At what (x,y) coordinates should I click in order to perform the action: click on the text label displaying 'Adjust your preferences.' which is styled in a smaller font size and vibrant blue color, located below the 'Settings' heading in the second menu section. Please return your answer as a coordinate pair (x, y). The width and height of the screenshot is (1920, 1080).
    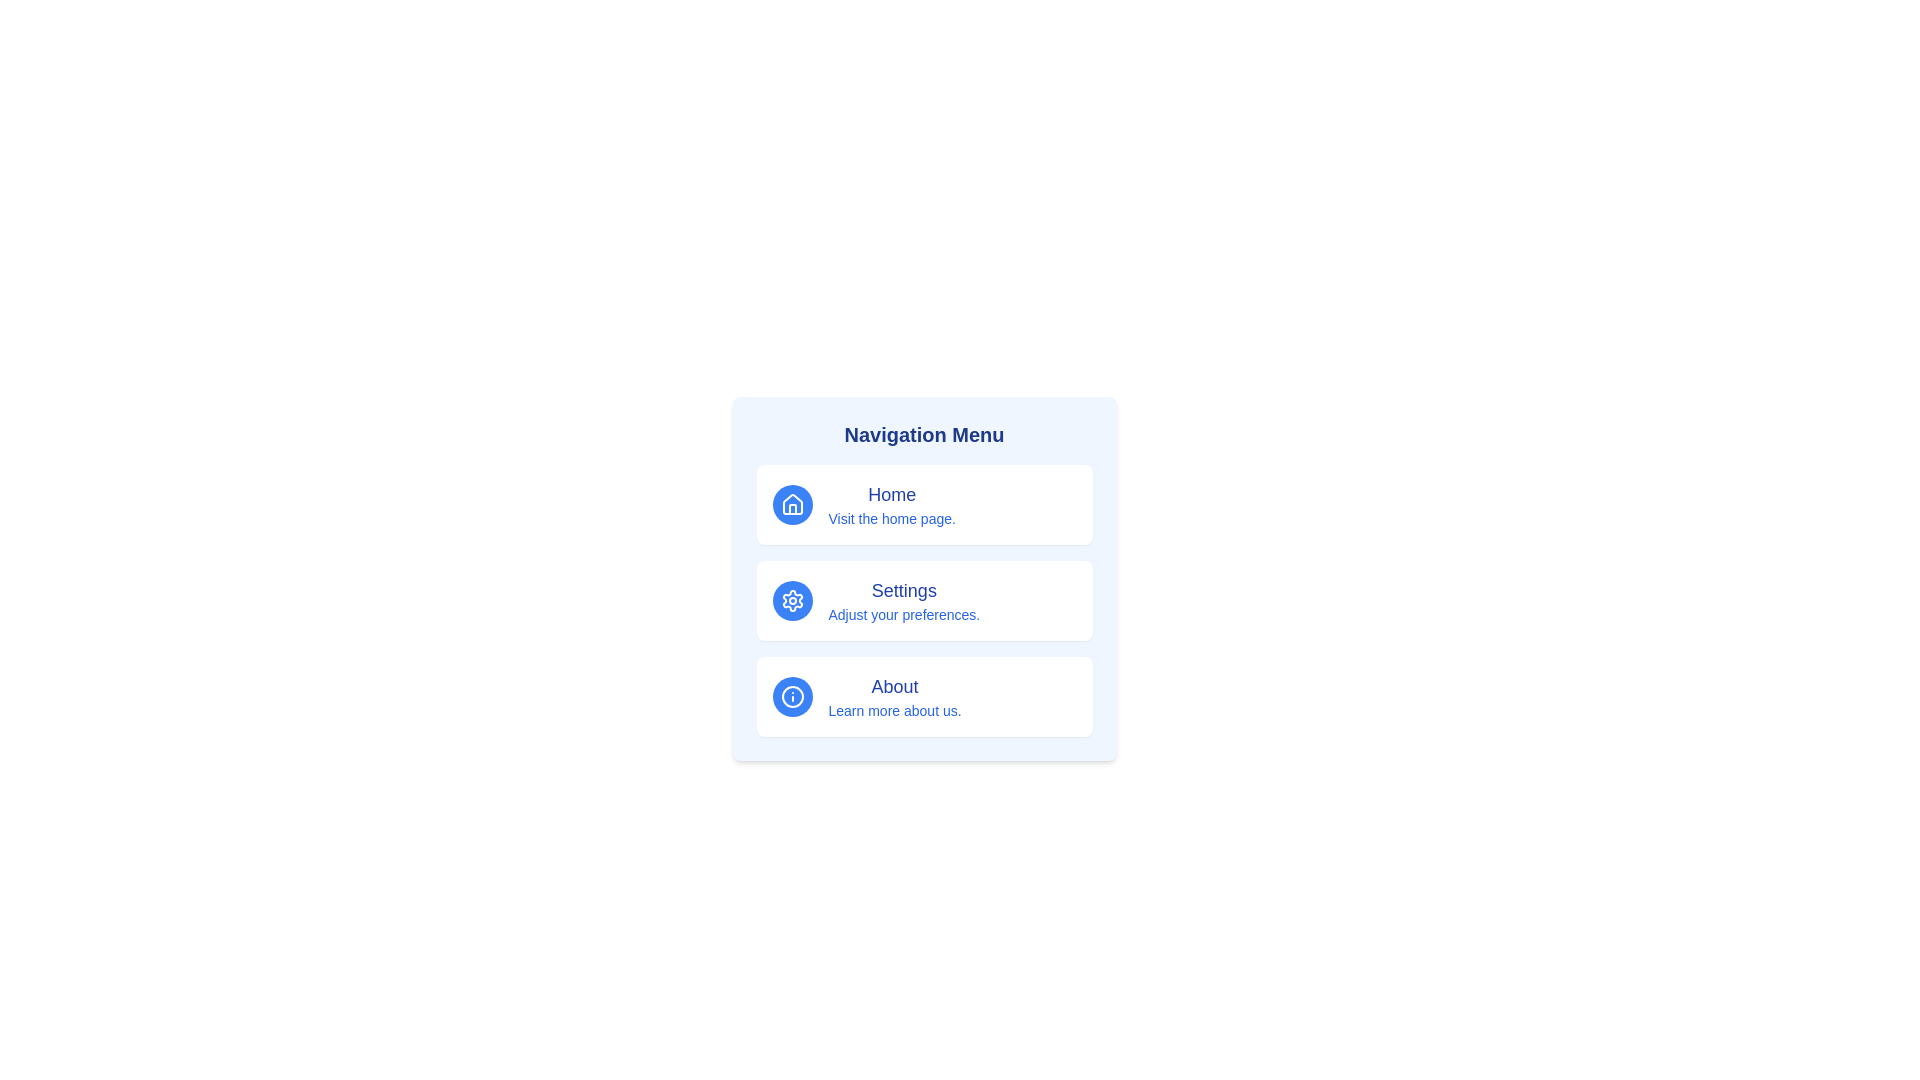
    Looking at the image, I should click on (903, 613).